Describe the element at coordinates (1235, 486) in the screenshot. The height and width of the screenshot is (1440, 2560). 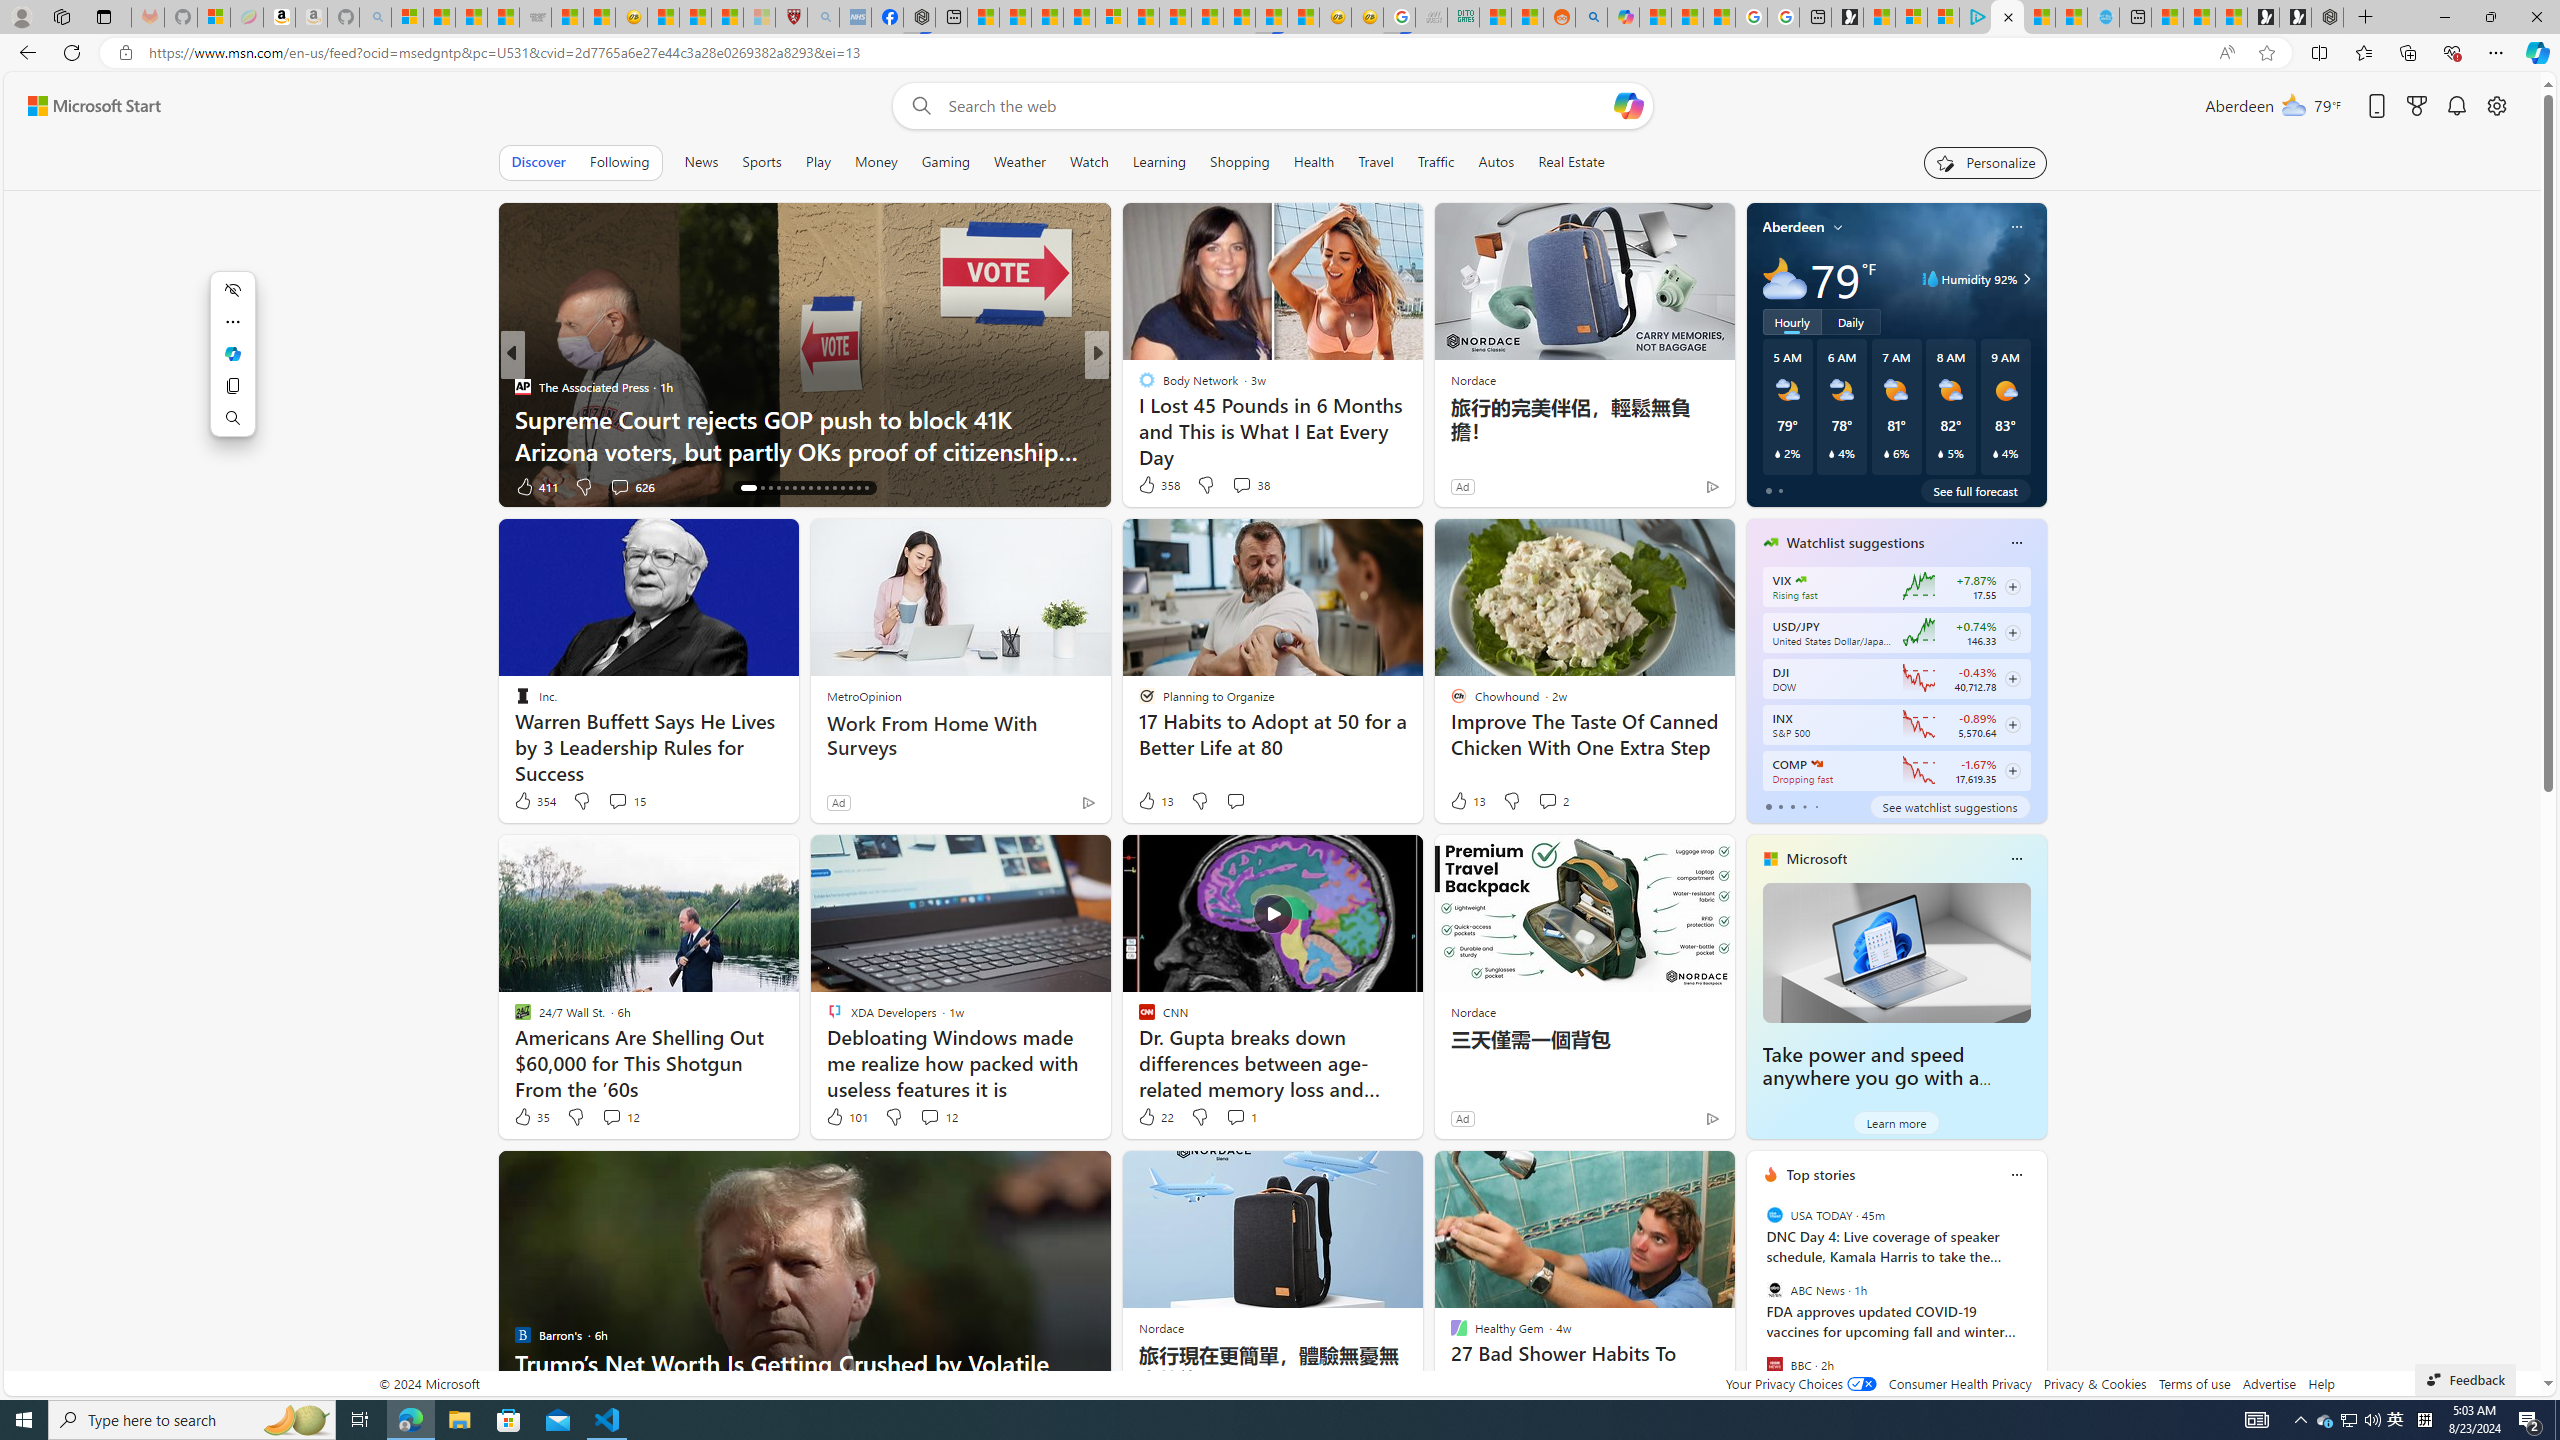
I see `'View comments 66 Comment'` at that location.